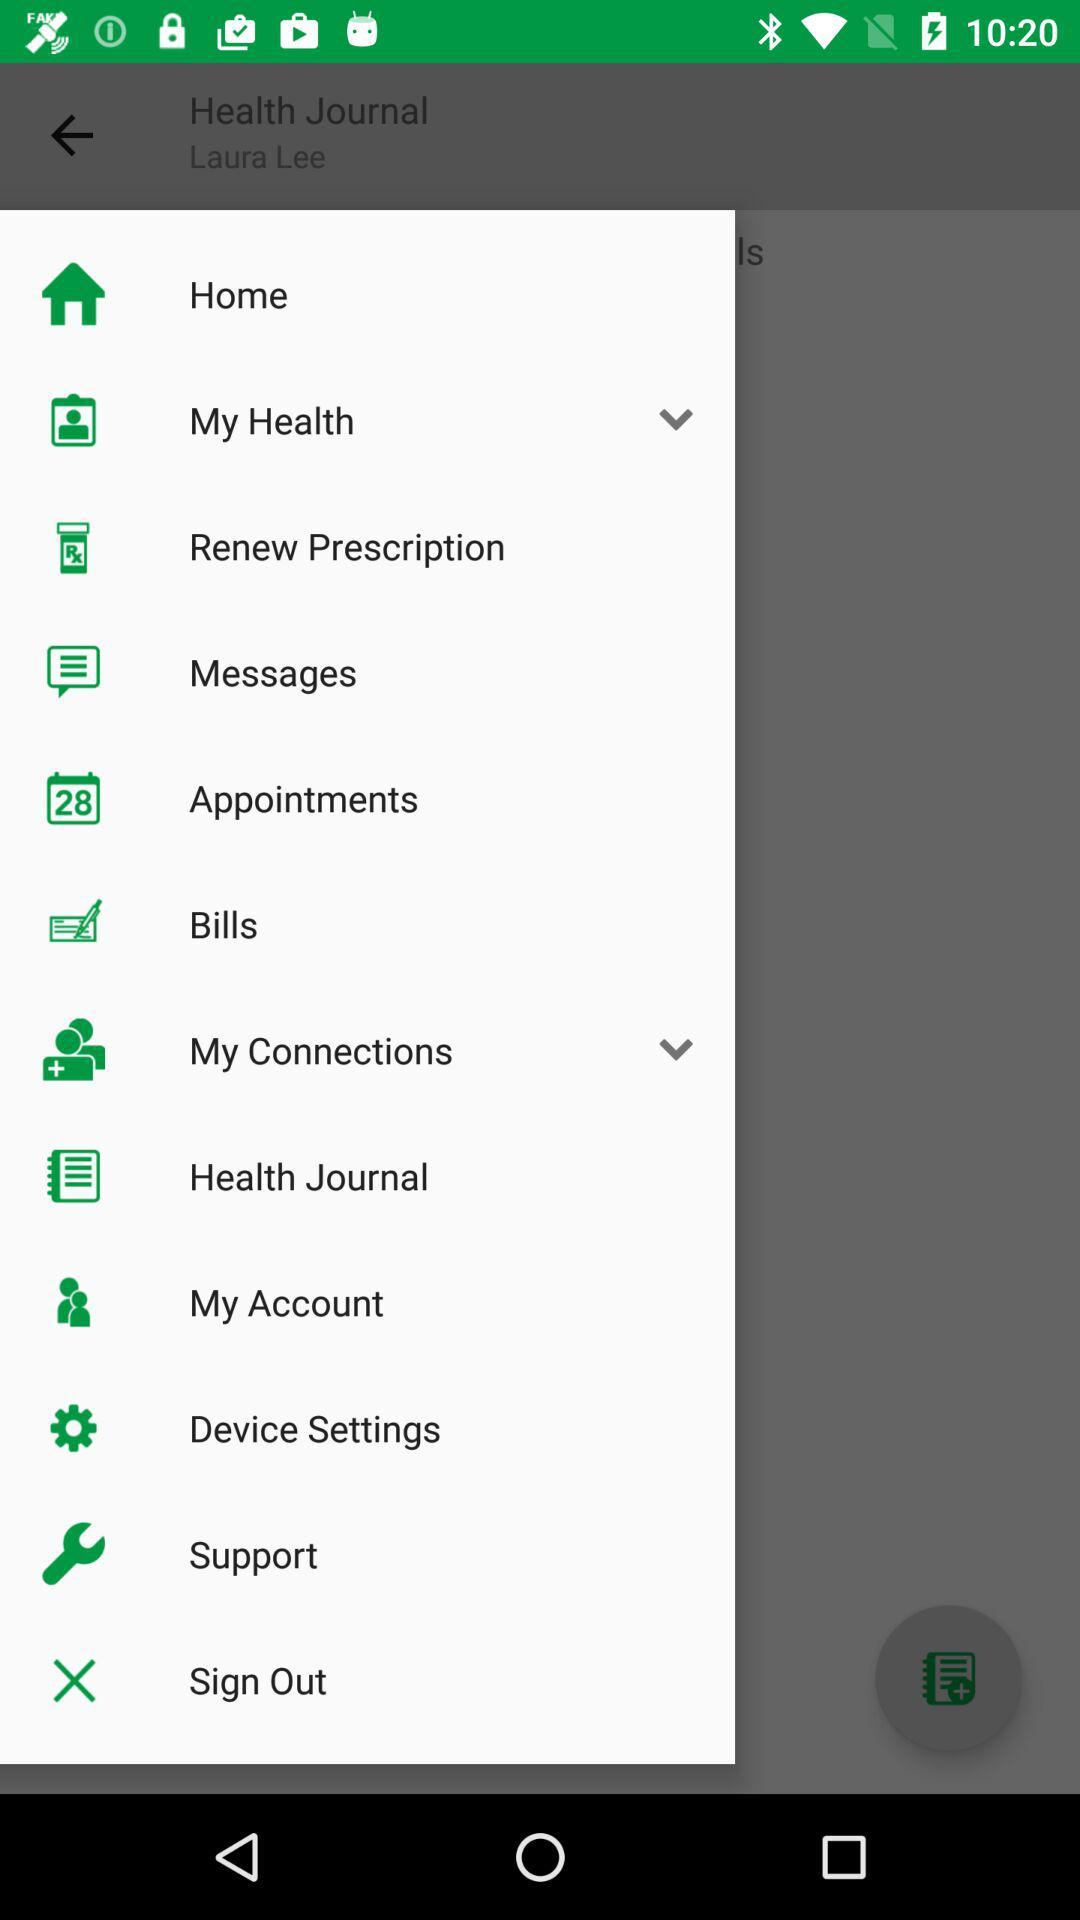 Image resolution: width=1080 pixels, height=1920 pixels. What do you see at coordinates (72, 135) in the screenshot?
I see `the icon next to health journal item` at bounding box center [72, 135].